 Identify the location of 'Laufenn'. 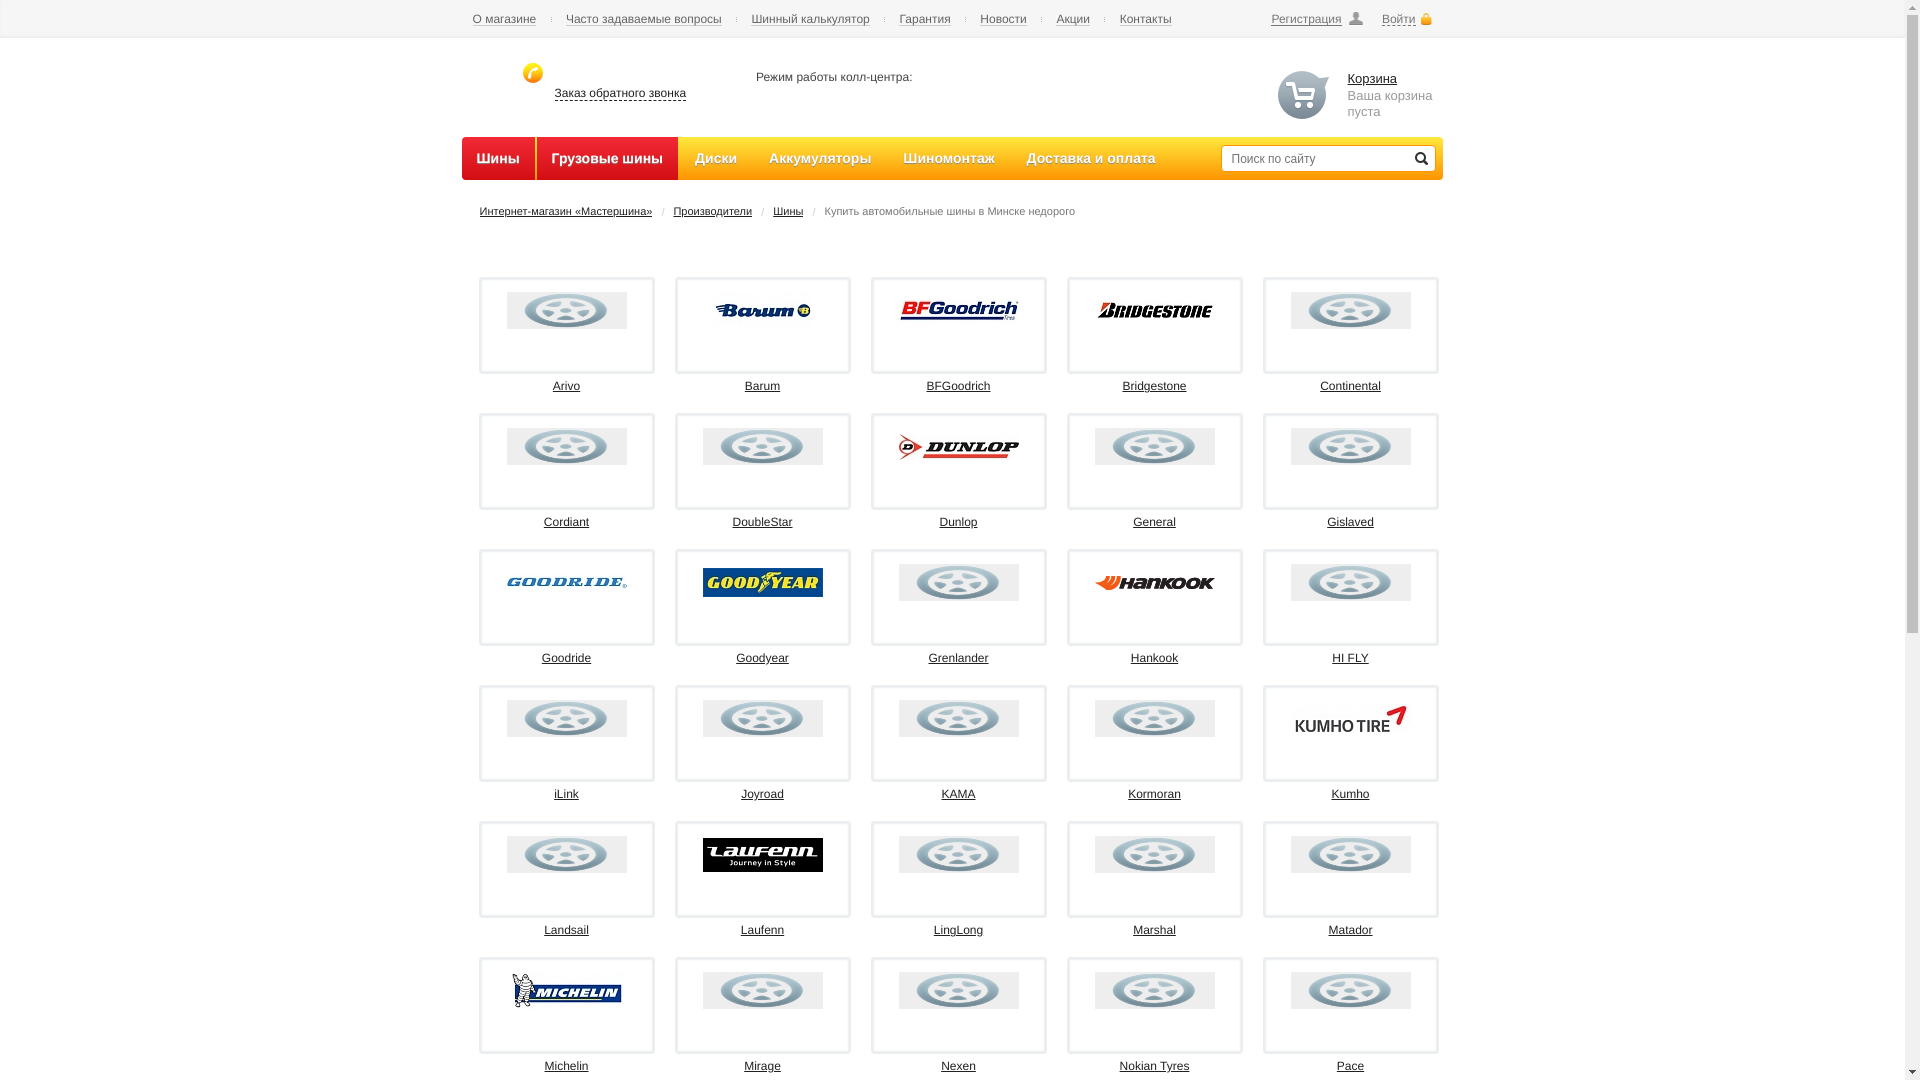
(761, 855).